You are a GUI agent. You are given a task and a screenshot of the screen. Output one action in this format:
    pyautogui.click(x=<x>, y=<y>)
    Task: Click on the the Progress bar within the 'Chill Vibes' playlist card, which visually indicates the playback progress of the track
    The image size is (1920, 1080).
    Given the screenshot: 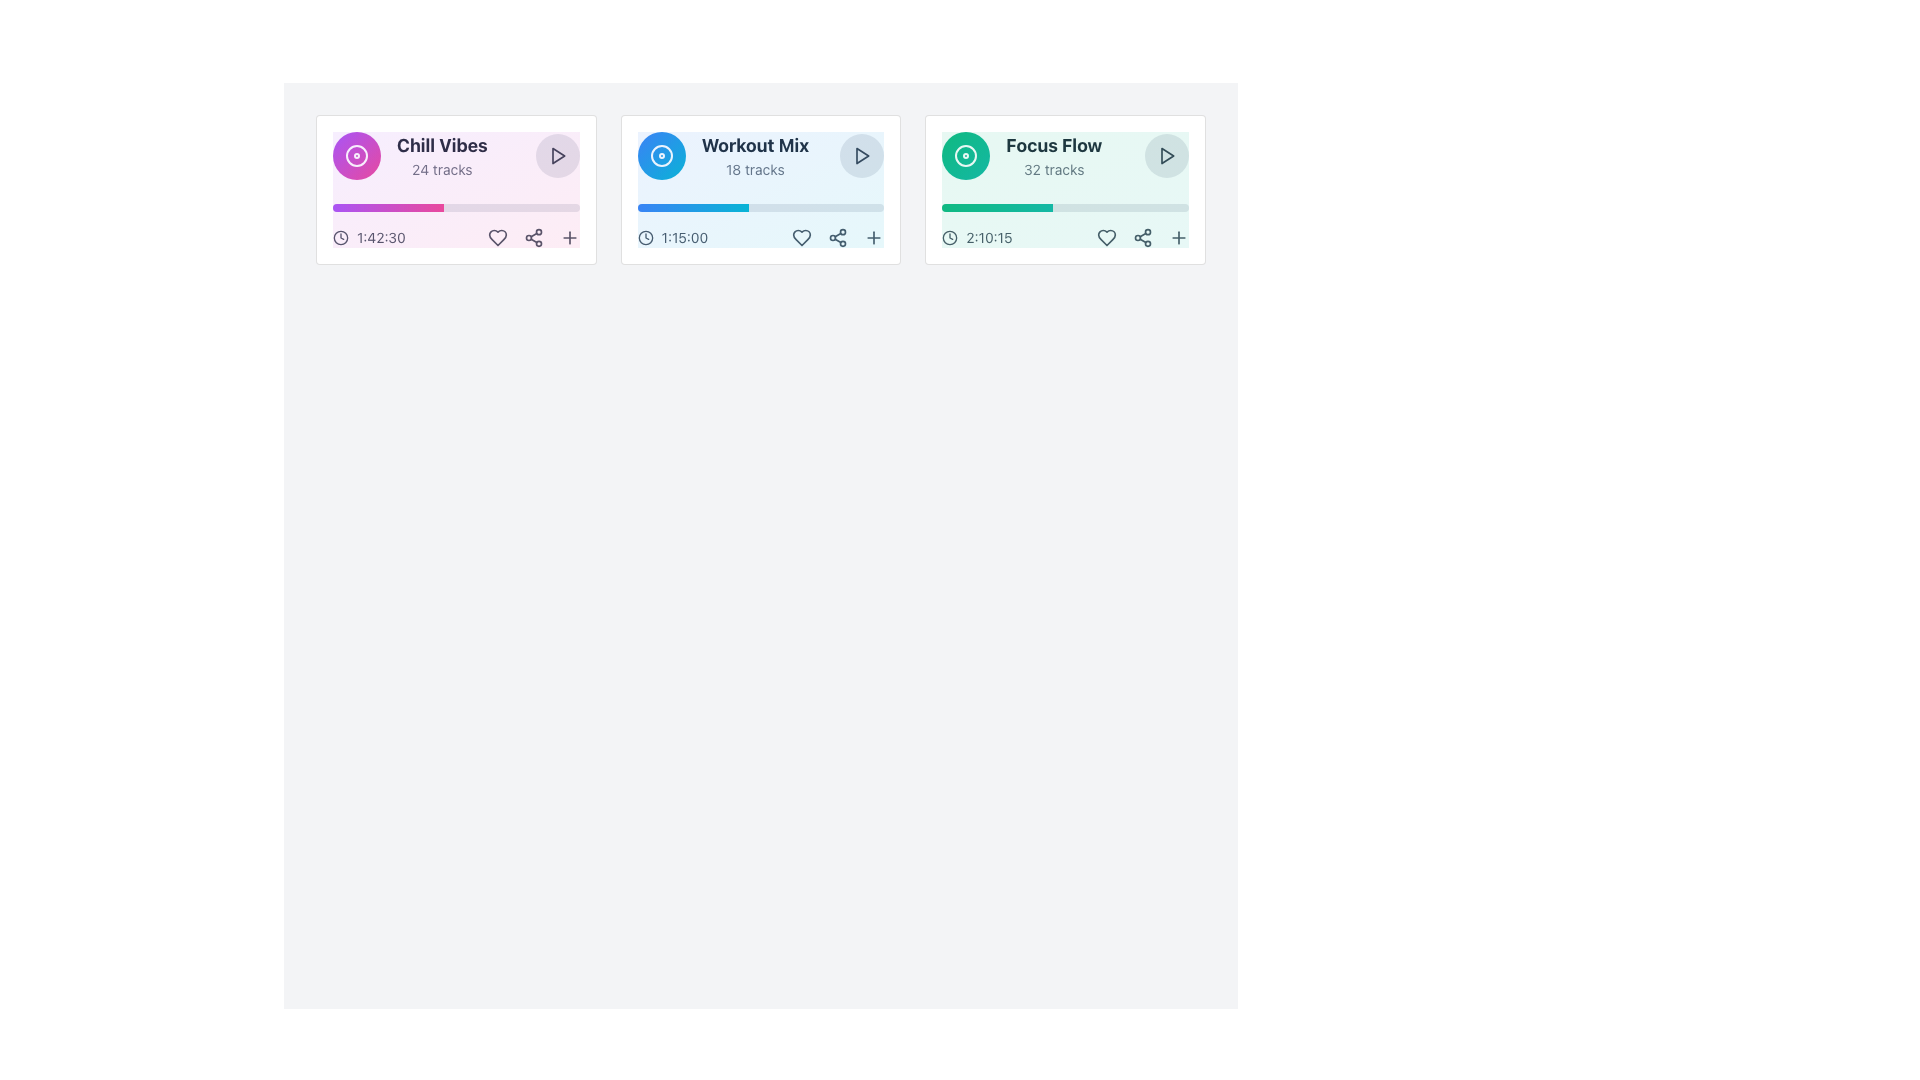 What is the action you would take?
    pyautogui.click(x=455, y=208)
    